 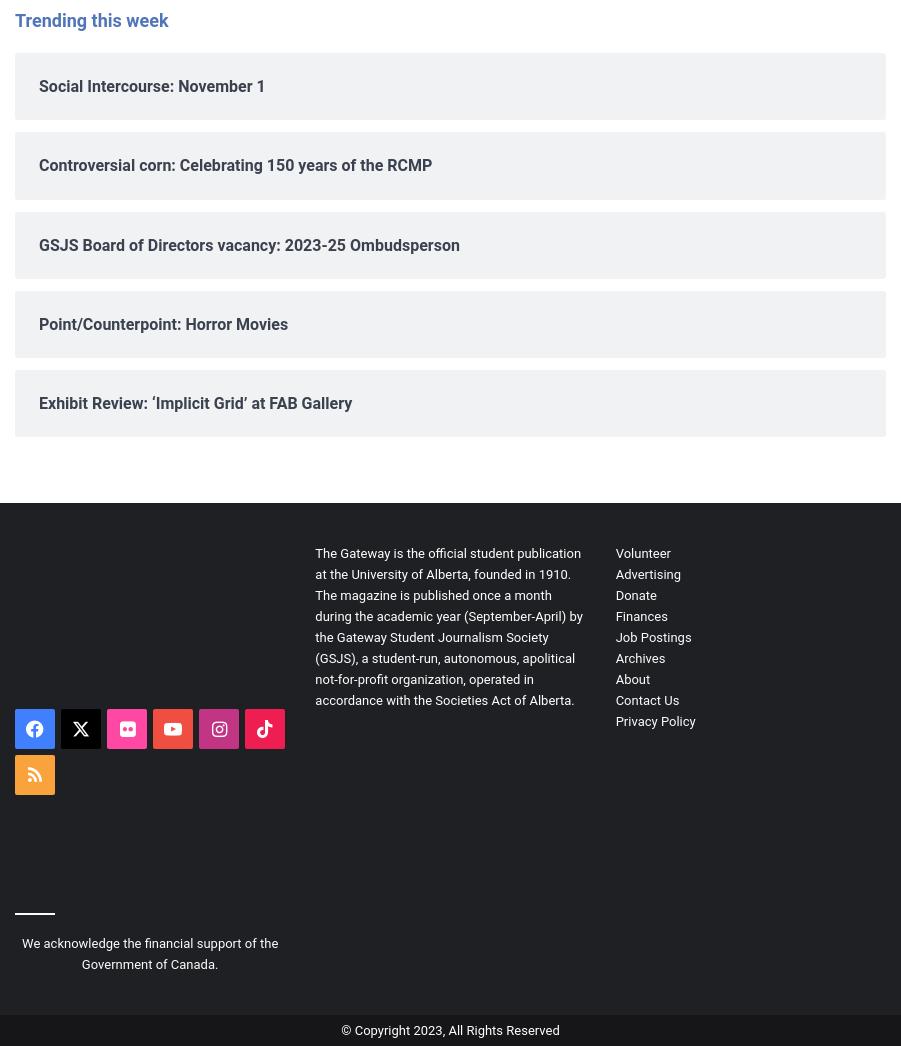 I want to click on 'Volunteer', so click(x=643, y=552).